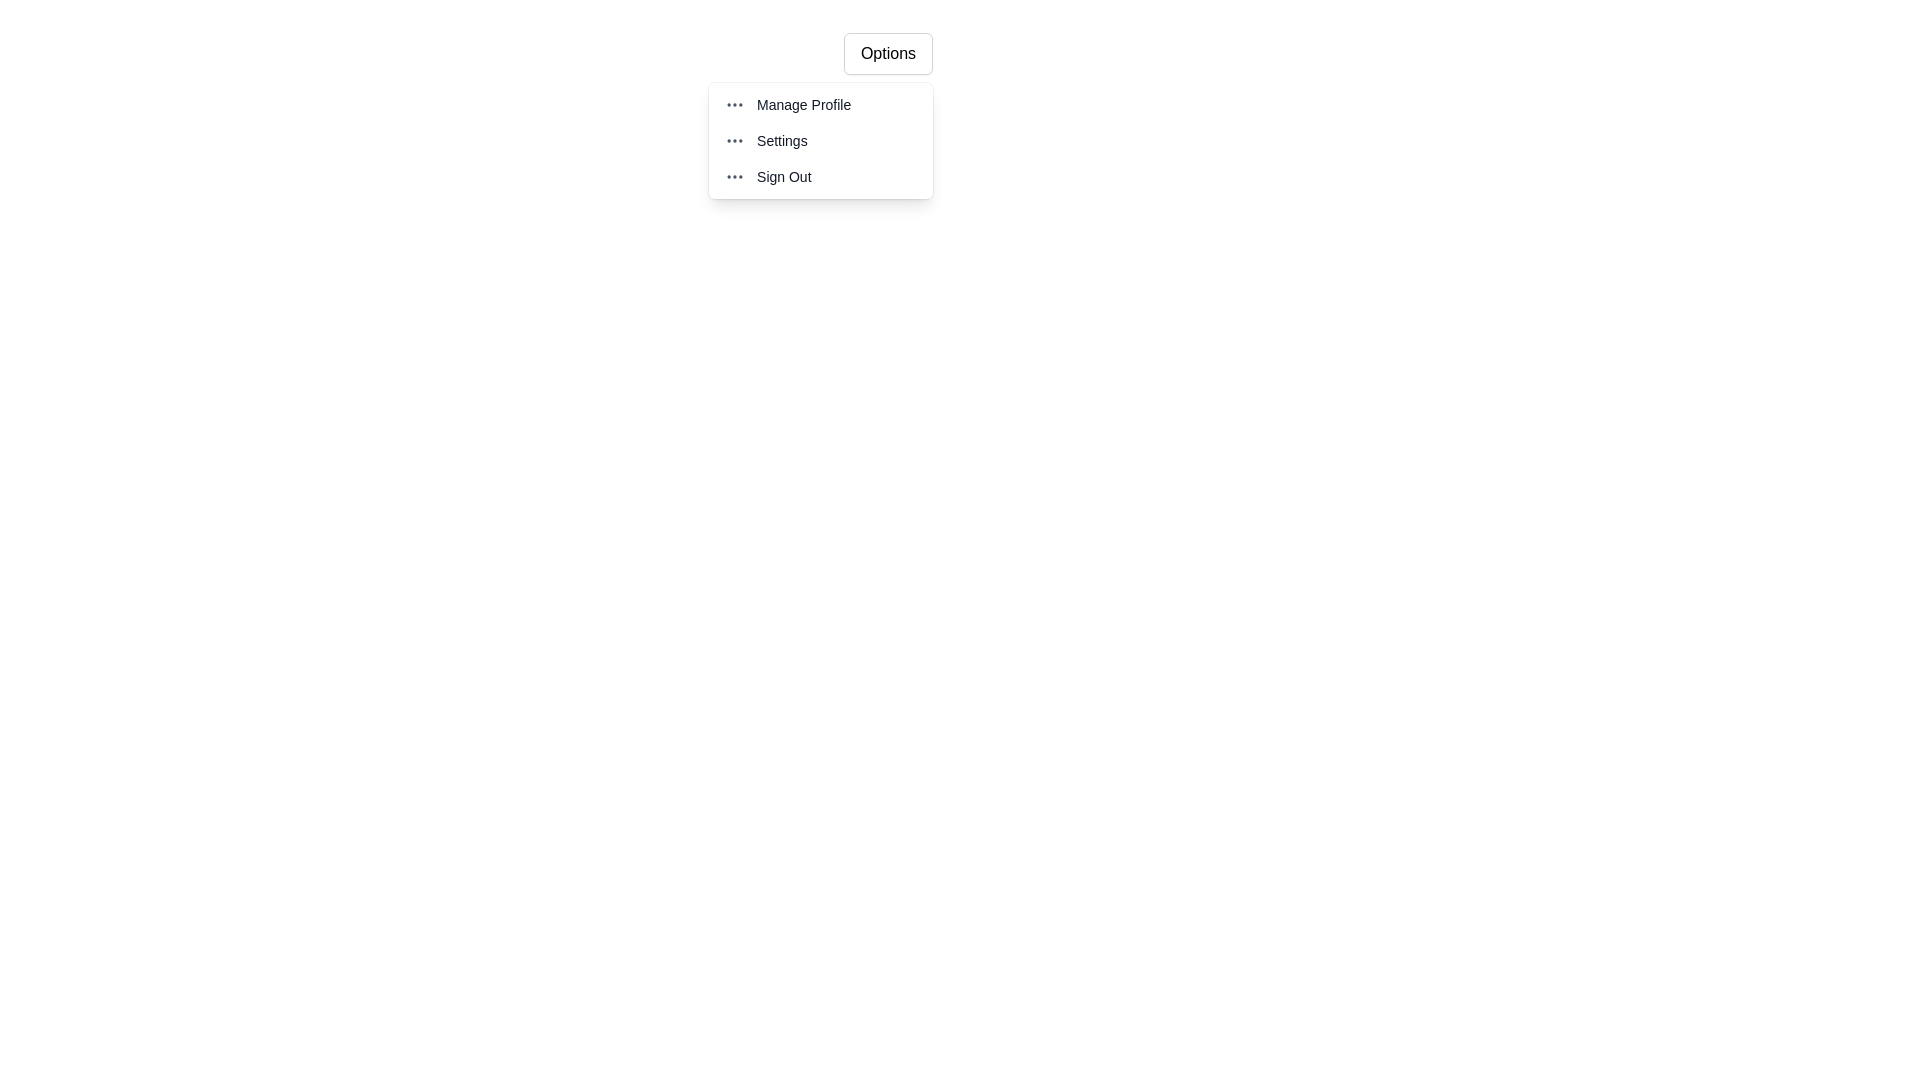 The width and height of the screenshot is (1920, 1080). Describe the element at coordinates (887, 53) in the screenshot. I see `the dropdown menu trigger button located at the top-right of the dropdown menu group to indicate focus` at that location.